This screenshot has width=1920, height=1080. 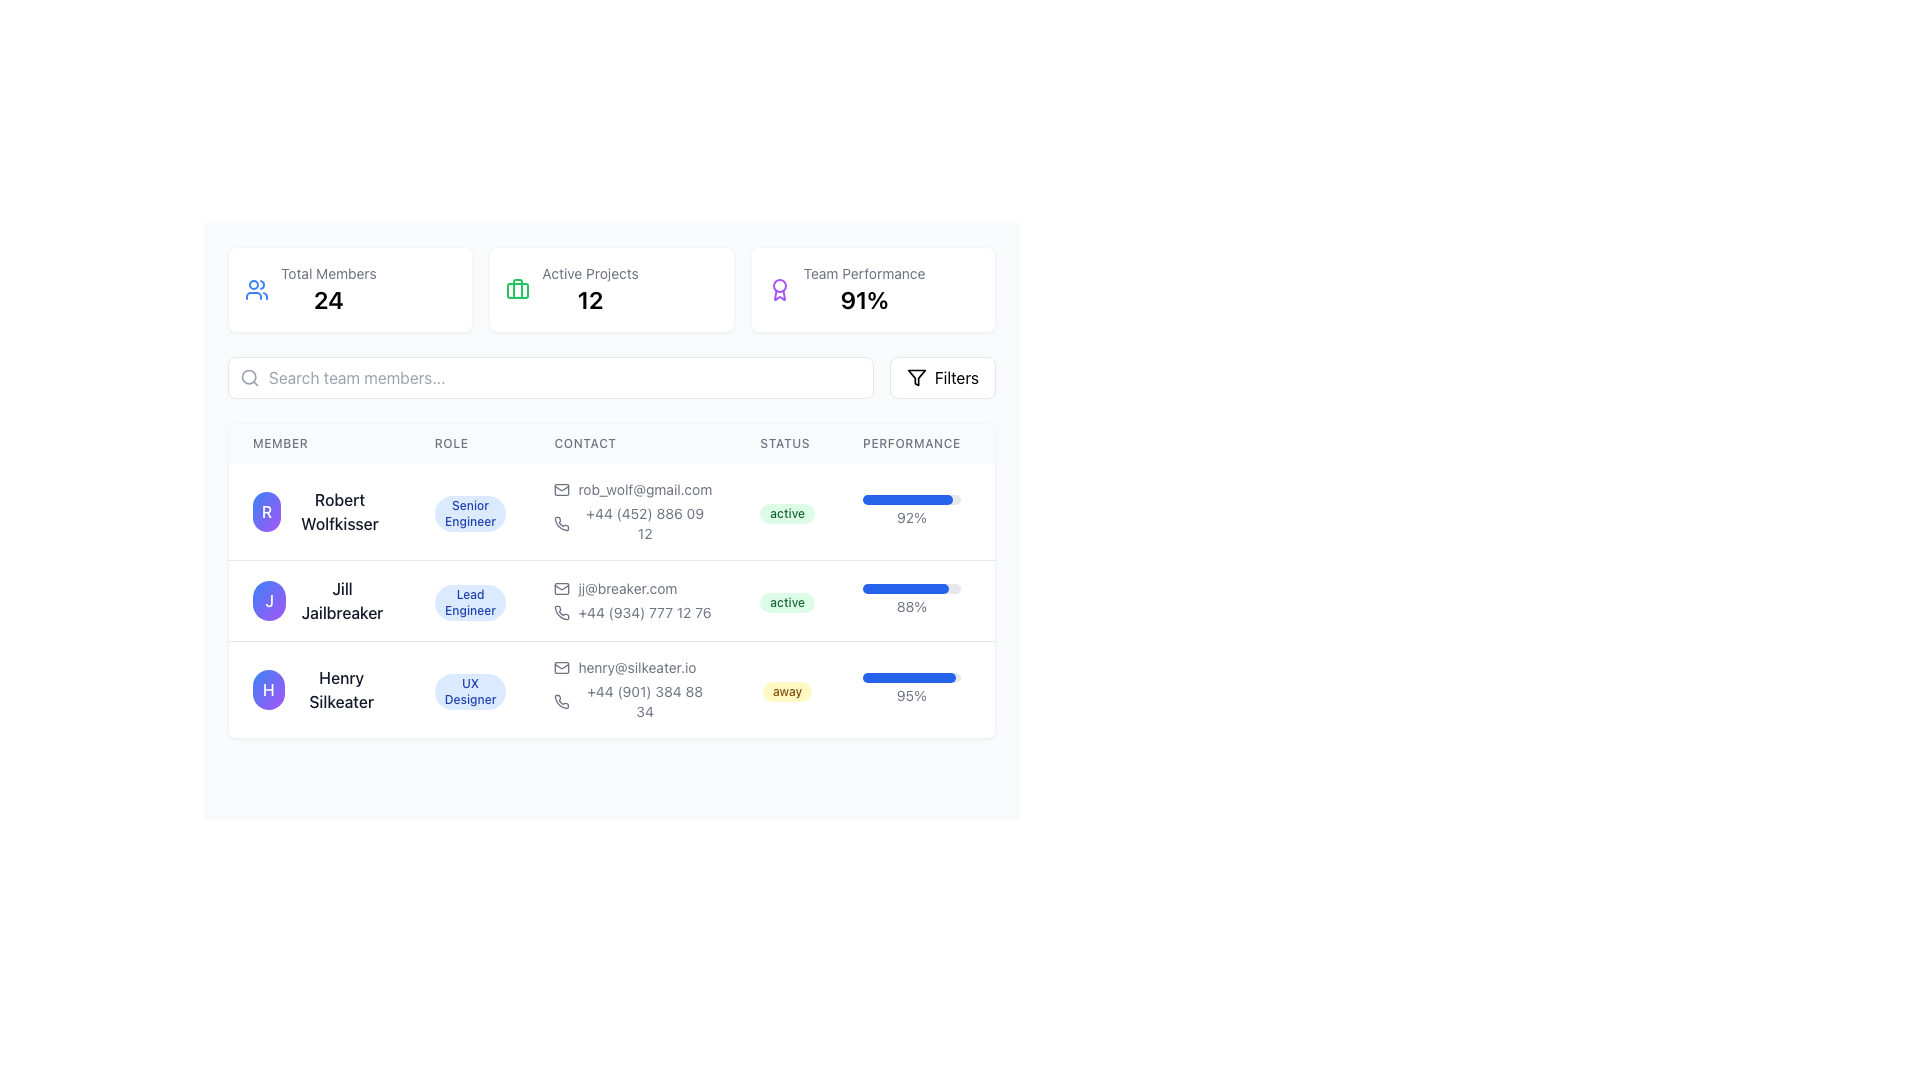 What do you see at coordinates (786, 600) in the screenshot?
I see `status text from the 'Status' column of the second row in the table, which indicates that the status is 'active'` at bounding box center [786, 600].